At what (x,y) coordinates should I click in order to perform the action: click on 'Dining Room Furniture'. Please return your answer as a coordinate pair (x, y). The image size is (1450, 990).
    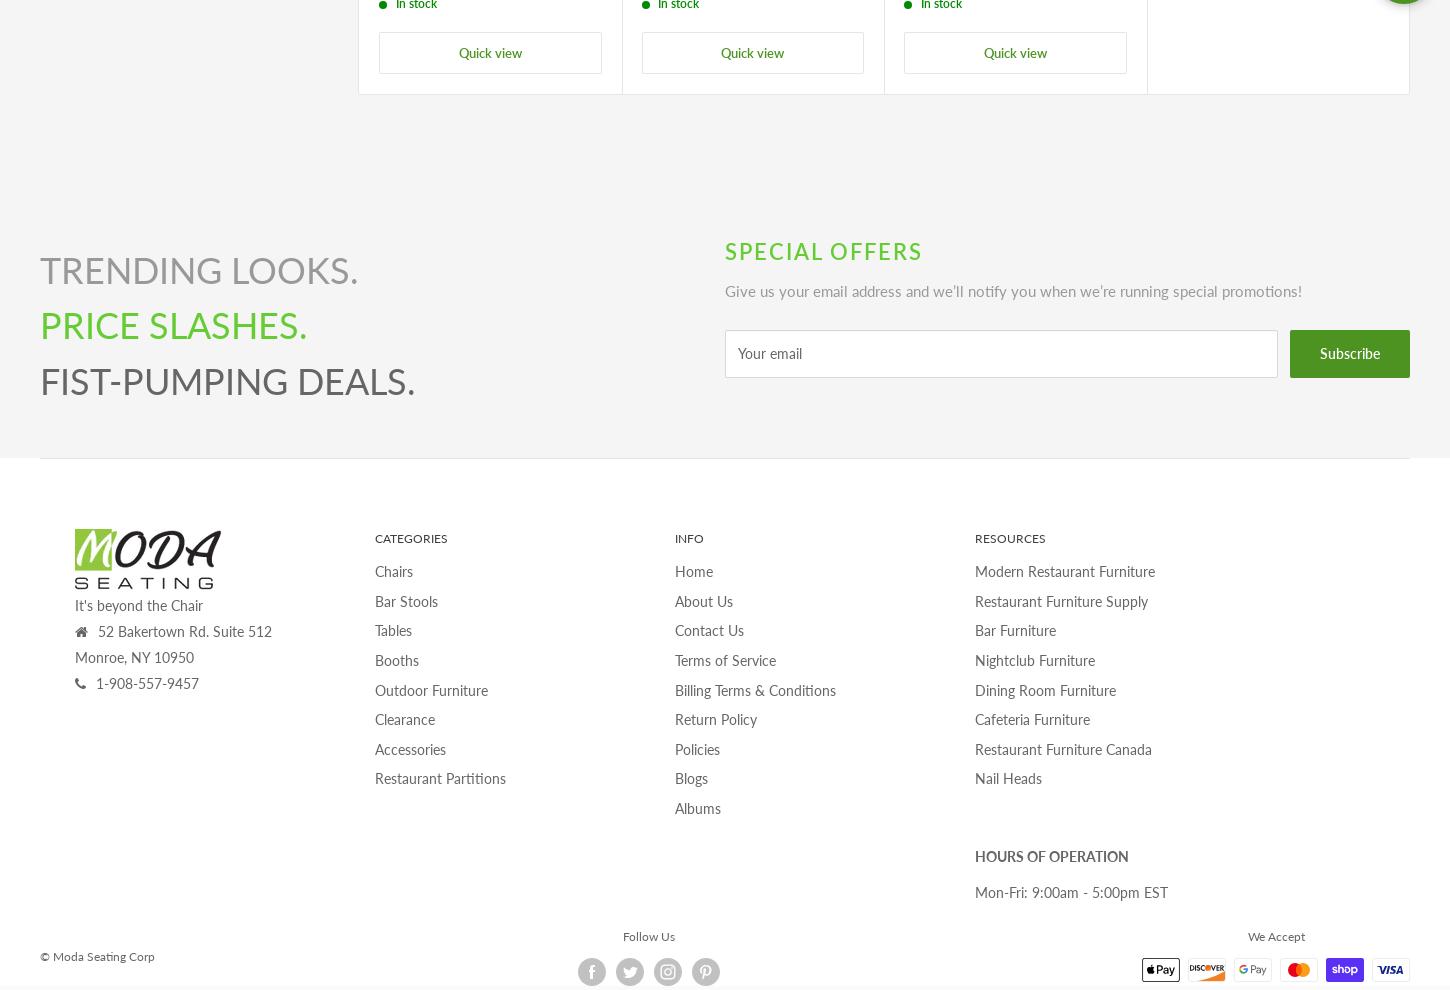
    Looking at the image, I should click on (1045, 689).